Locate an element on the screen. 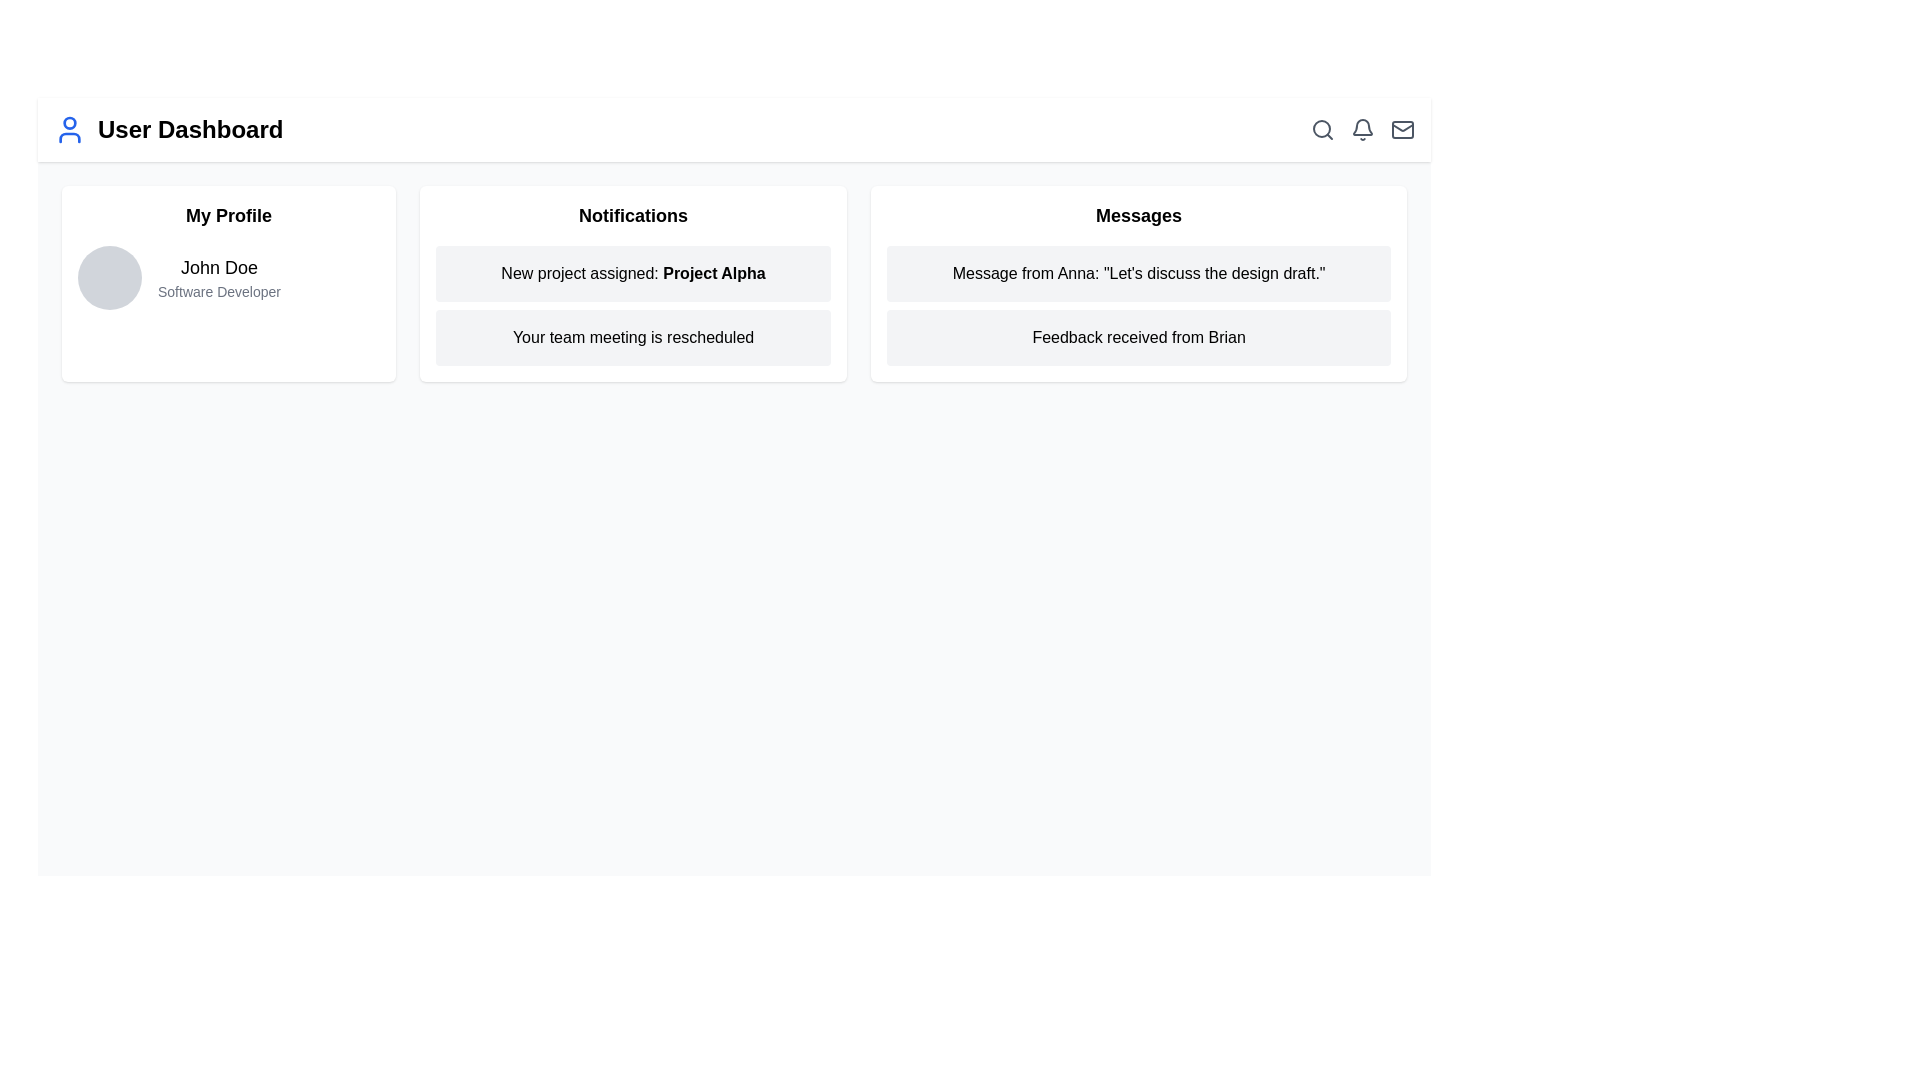 The width and height of the screenshot is (1920, 1080). the 'Software Developer' label located below 'John Doe' in the 'My Profile' card is located at coordinates (219, 292).